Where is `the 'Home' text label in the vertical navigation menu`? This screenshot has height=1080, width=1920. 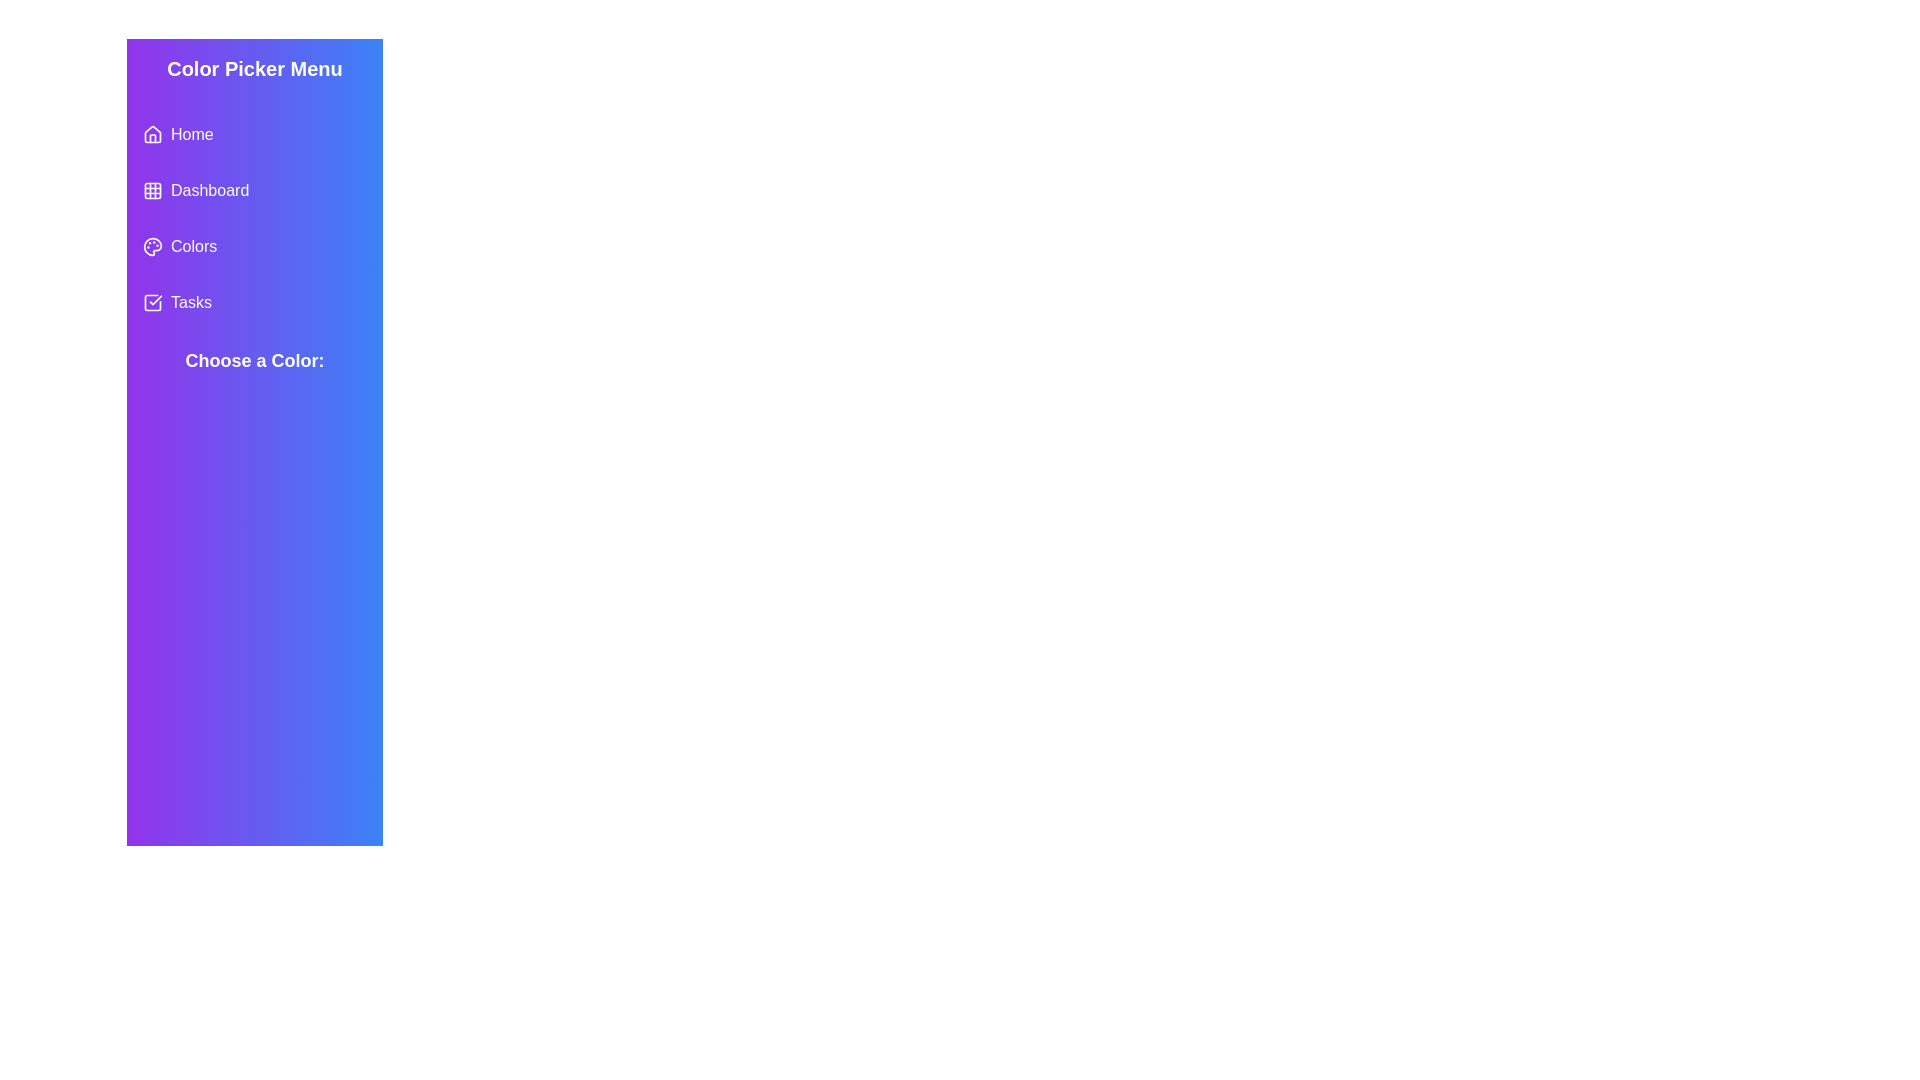 the 'Home' text label in the vertical navigation menu is located at coordinates (192, 135).